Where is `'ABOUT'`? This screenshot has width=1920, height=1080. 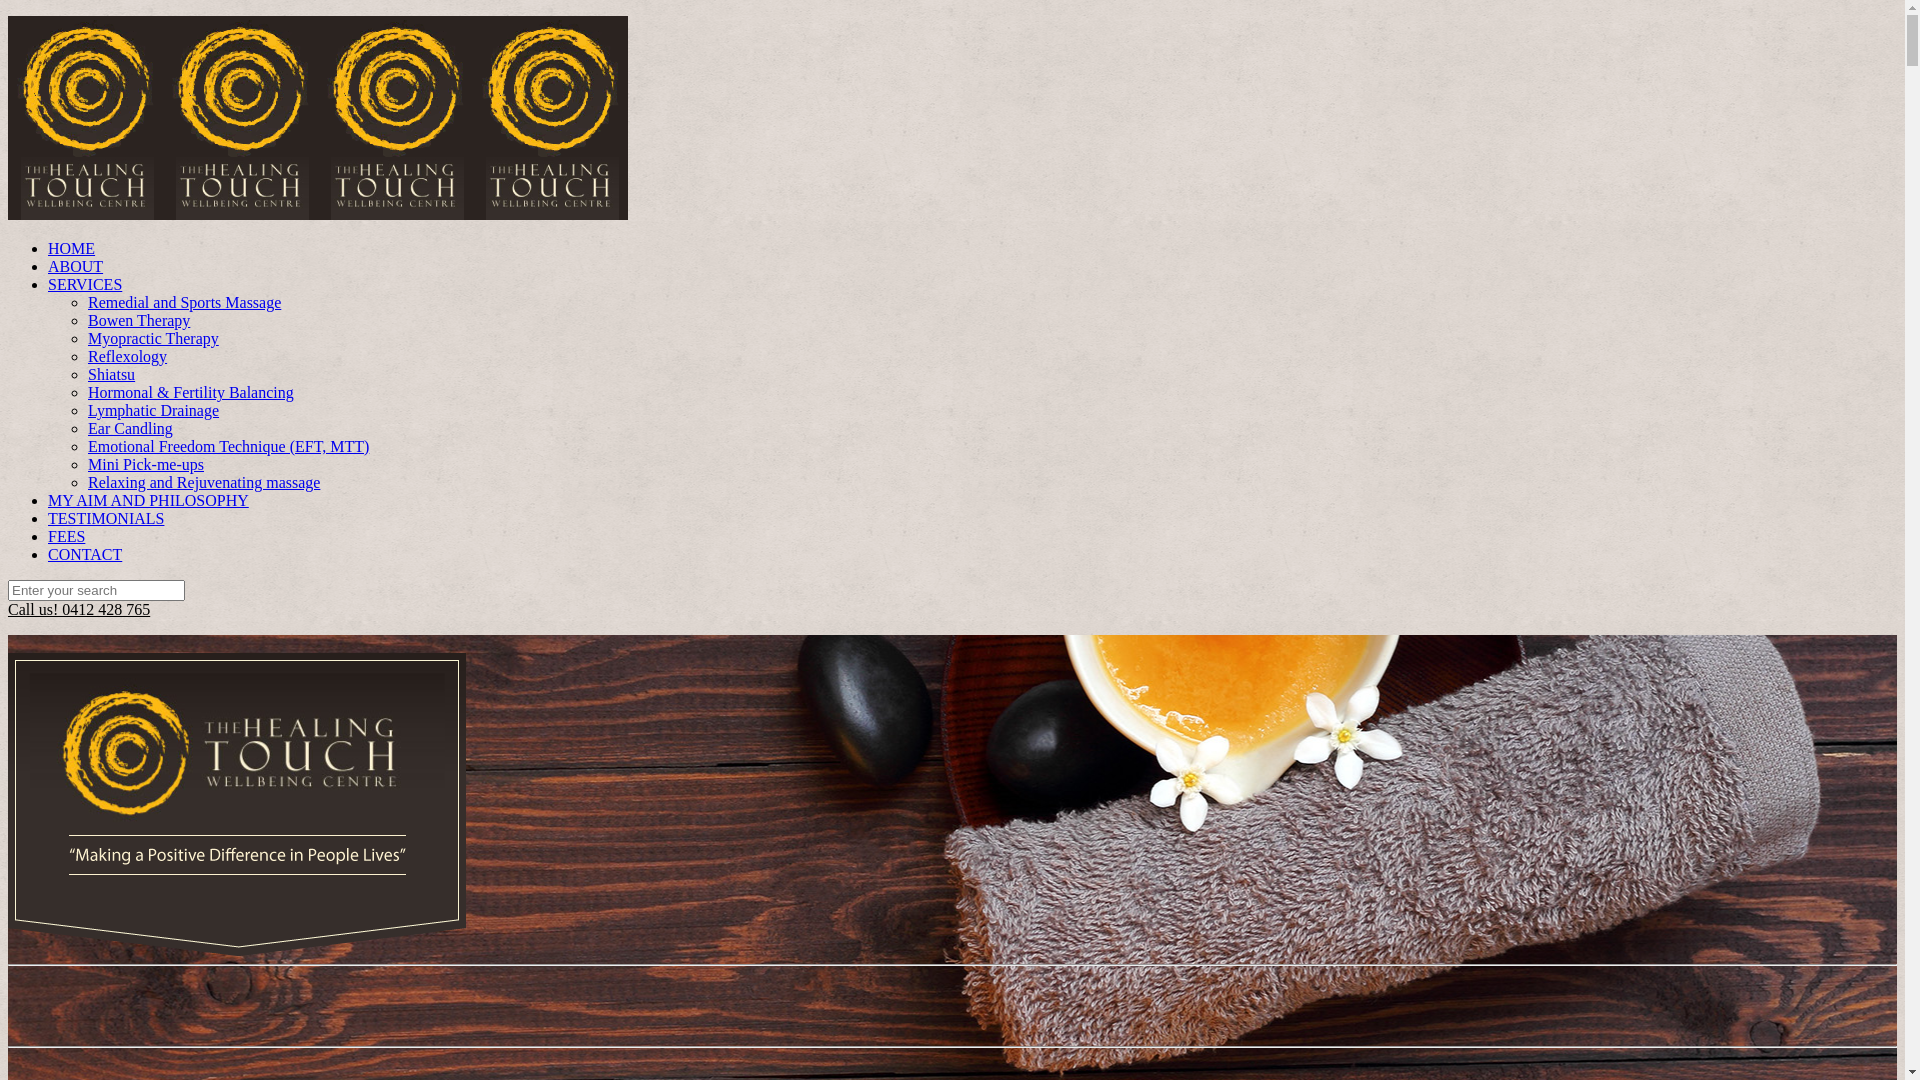
'ABOUT' is located at coordinates (48, 265).